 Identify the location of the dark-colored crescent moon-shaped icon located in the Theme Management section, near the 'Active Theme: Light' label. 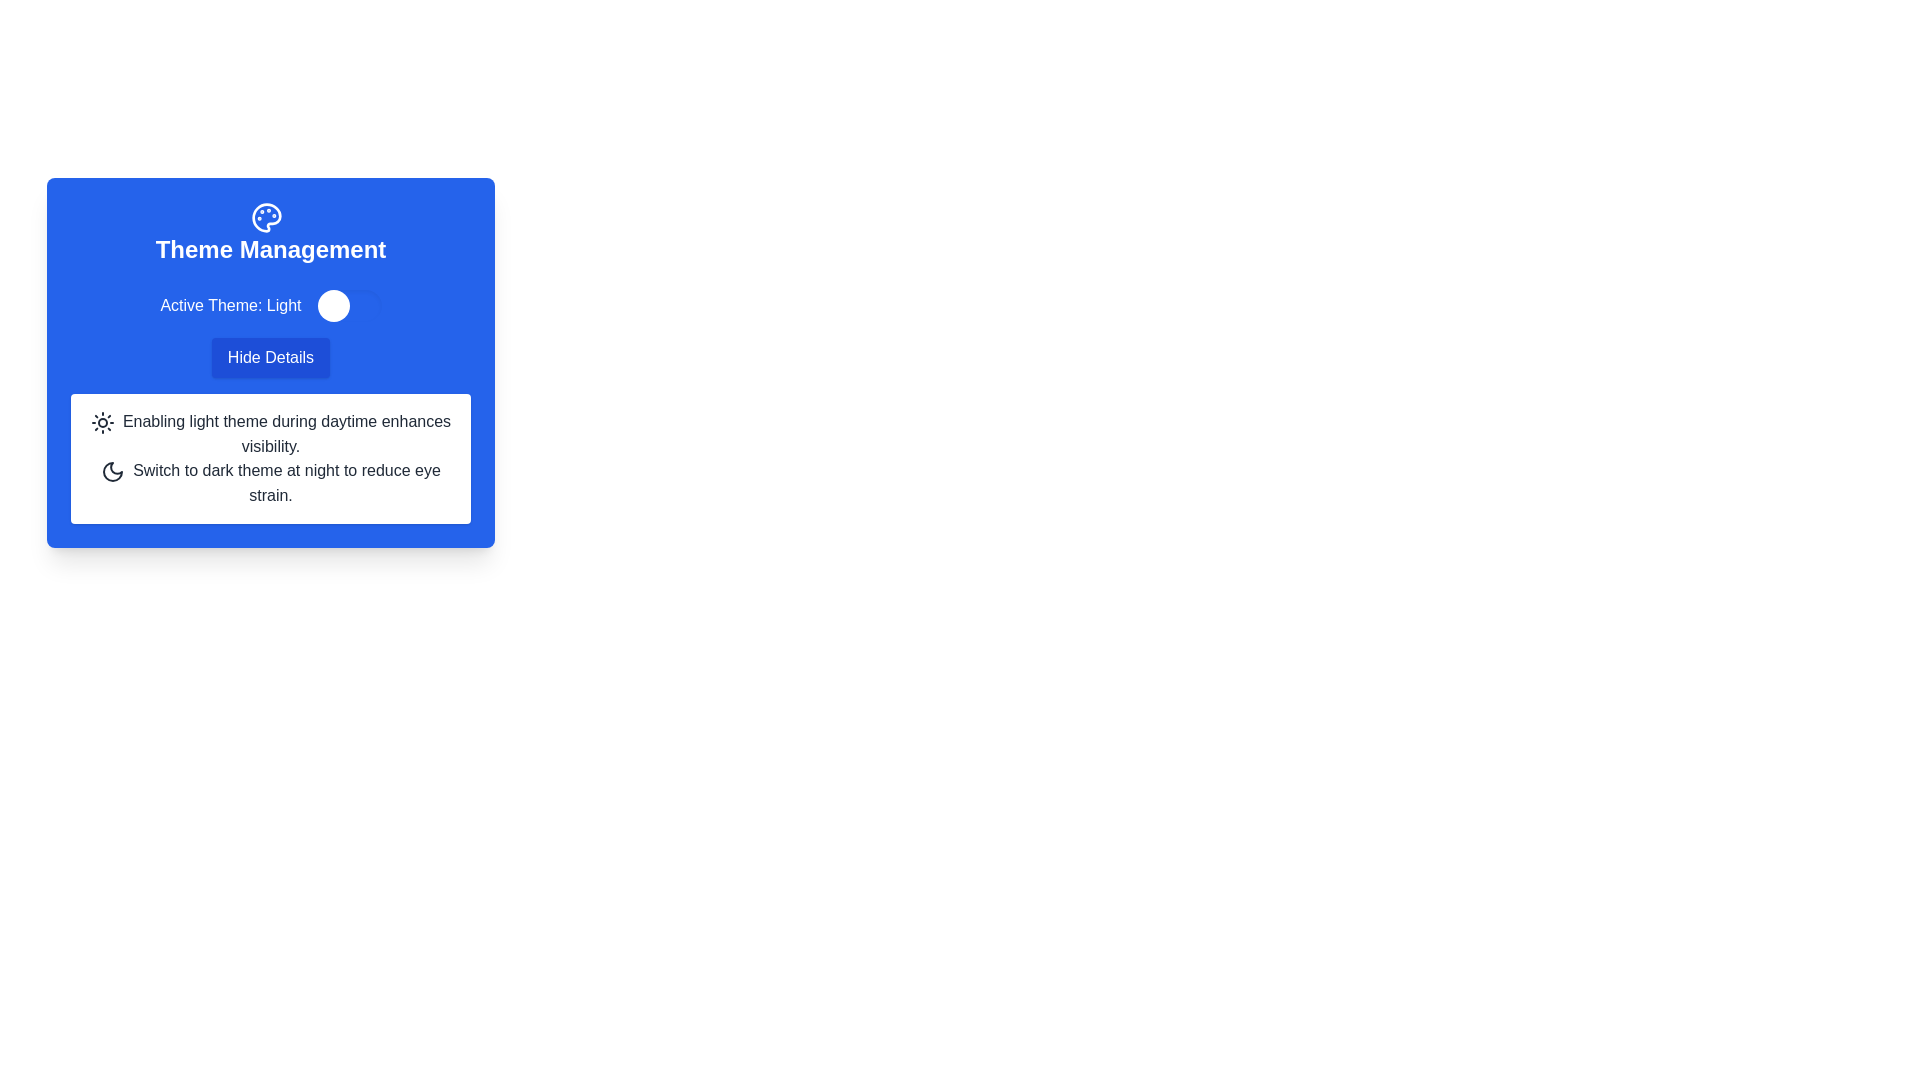
(112, 471).